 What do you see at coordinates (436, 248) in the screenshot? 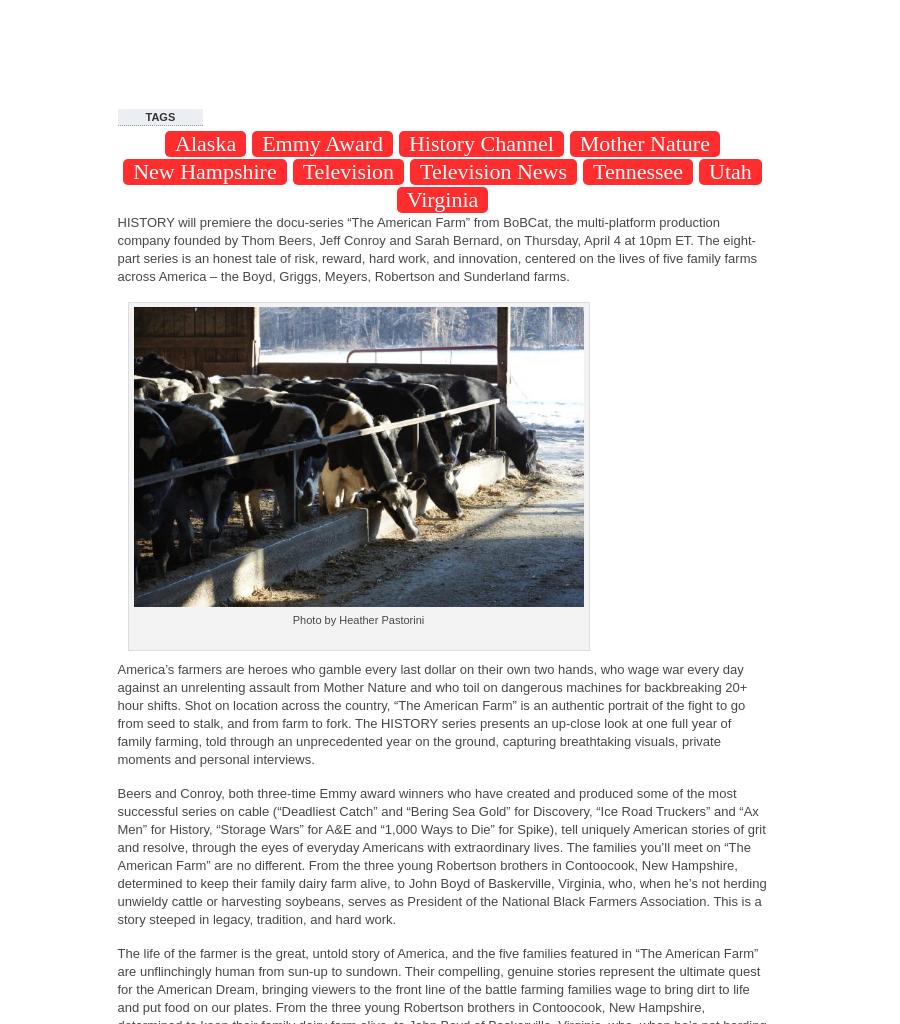
I see `'HISTORY will premiere the docu-series “The American Farm” from BoBCat, the multi-platform production company founded by Thom Beers, Jeff Conroy and Sarah Bernard, on Thursday, April 4 at 10pm ET. The eight-part series is an honest tale of risk, reward, hard work, and innovation, centered on the lives of five family farms across America – the Boyd, Griggs, Meyers, Robertson and Sunderland farms.'` at bounding box center [436, 248].